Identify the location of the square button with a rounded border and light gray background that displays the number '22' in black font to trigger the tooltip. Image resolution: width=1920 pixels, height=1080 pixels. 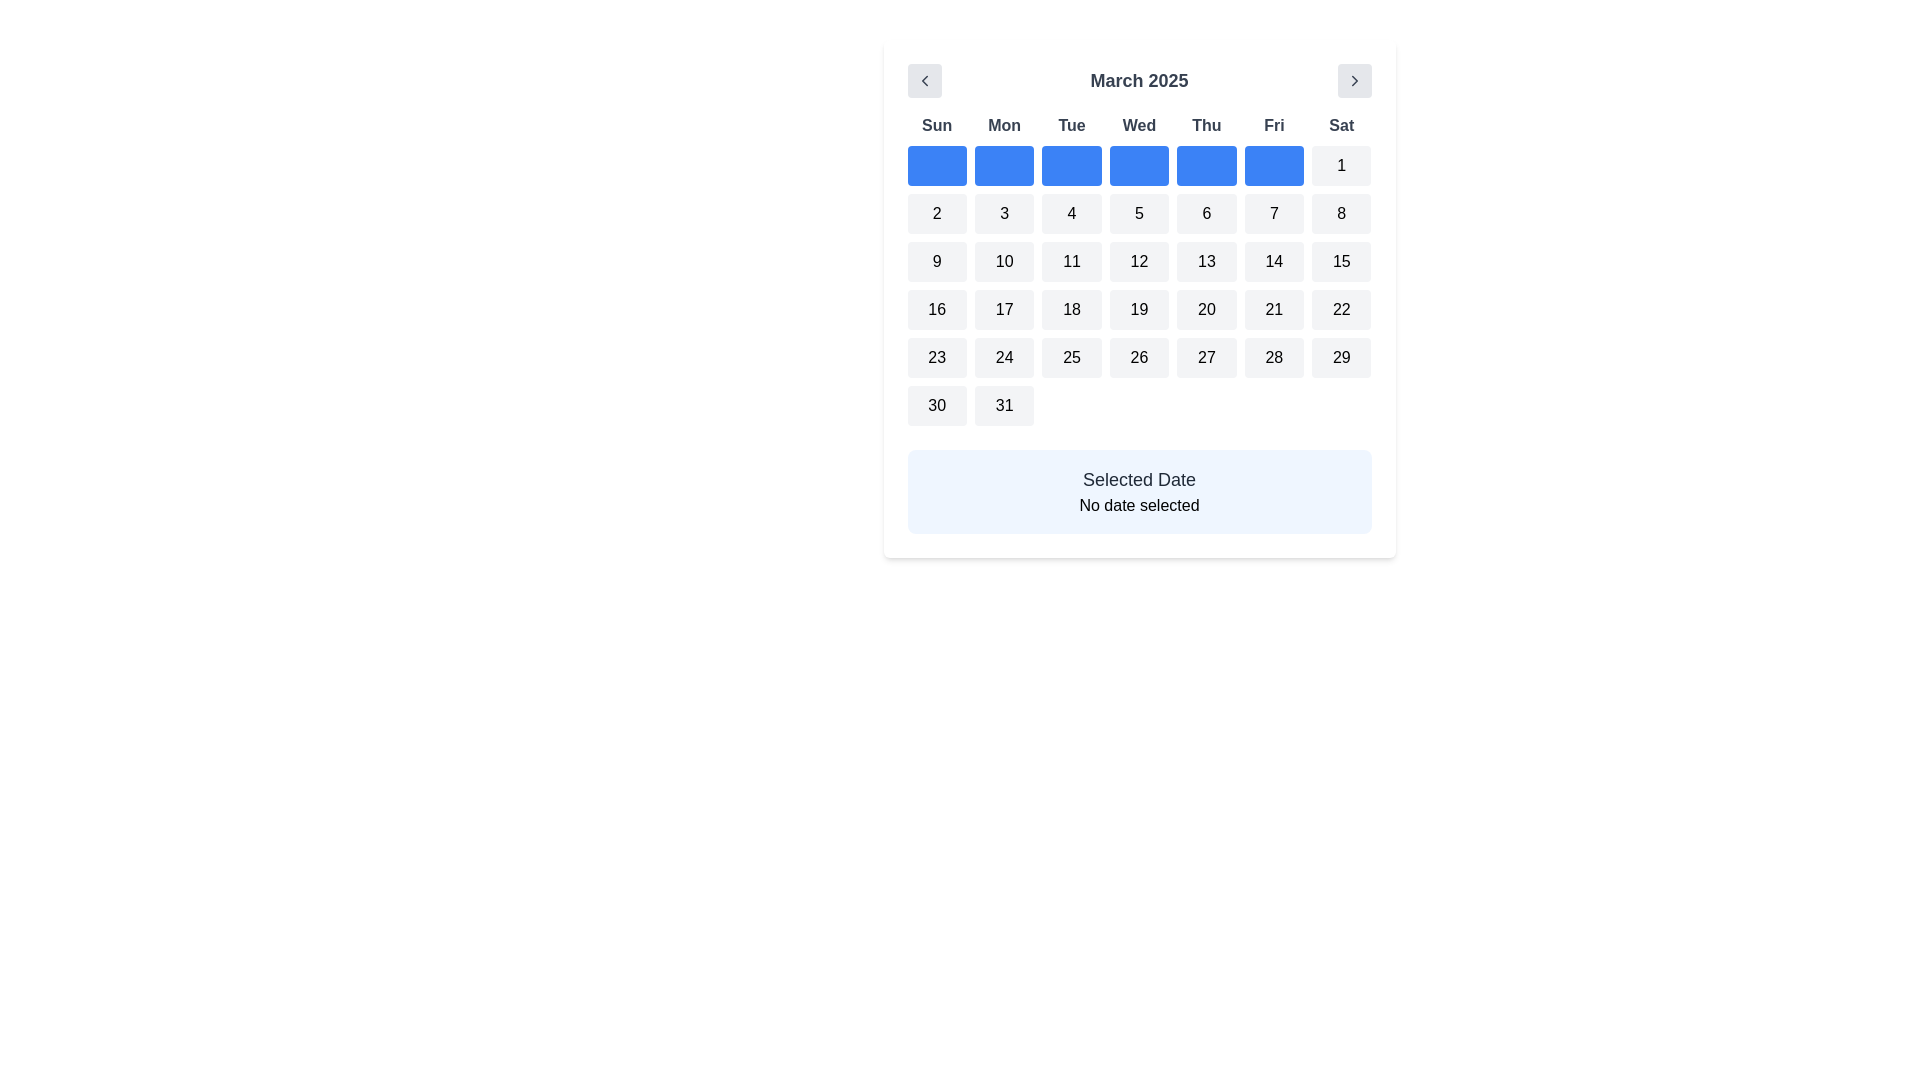
(1341, 309).